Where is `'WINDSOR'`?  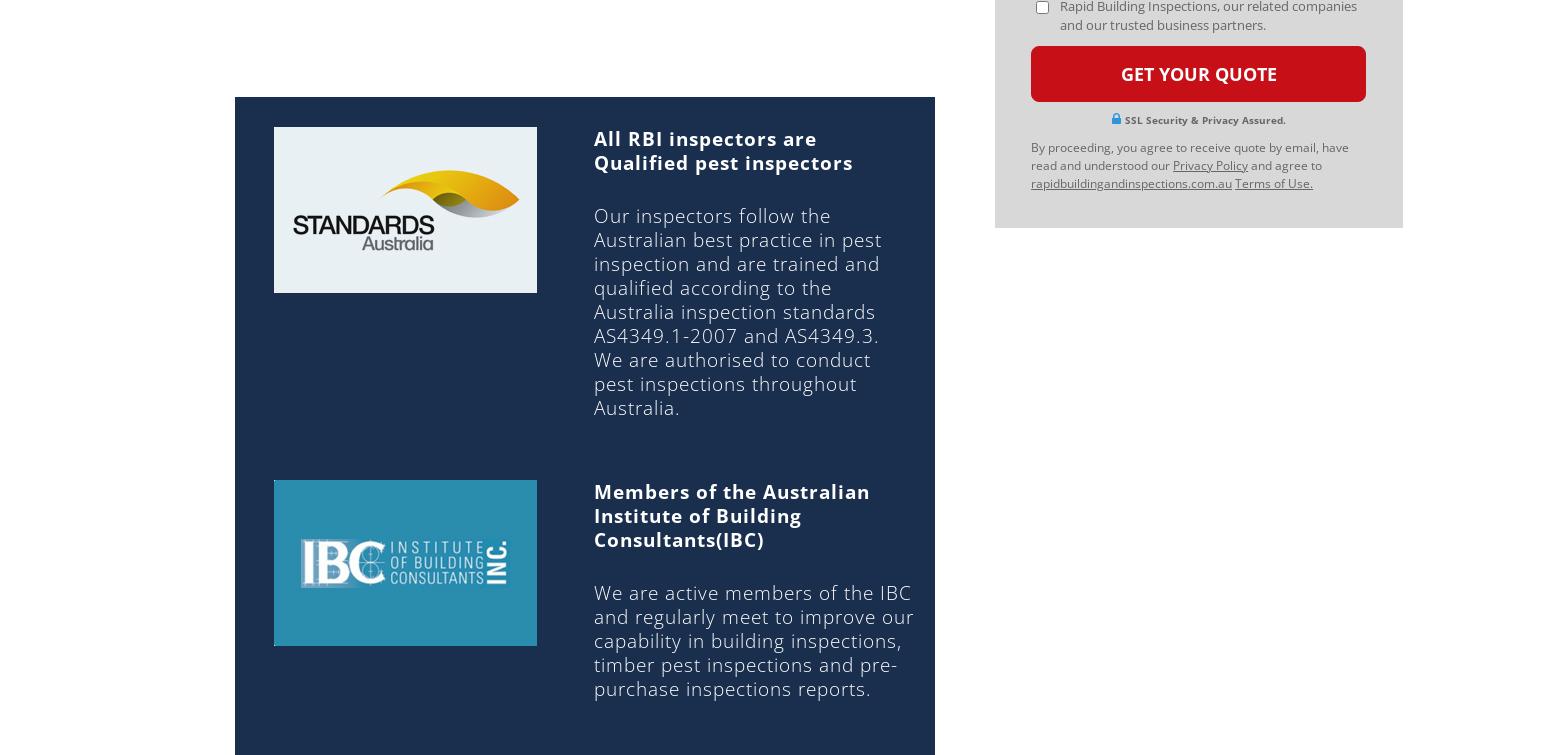 'WINDSOR' is located at coordinates (826, 564).